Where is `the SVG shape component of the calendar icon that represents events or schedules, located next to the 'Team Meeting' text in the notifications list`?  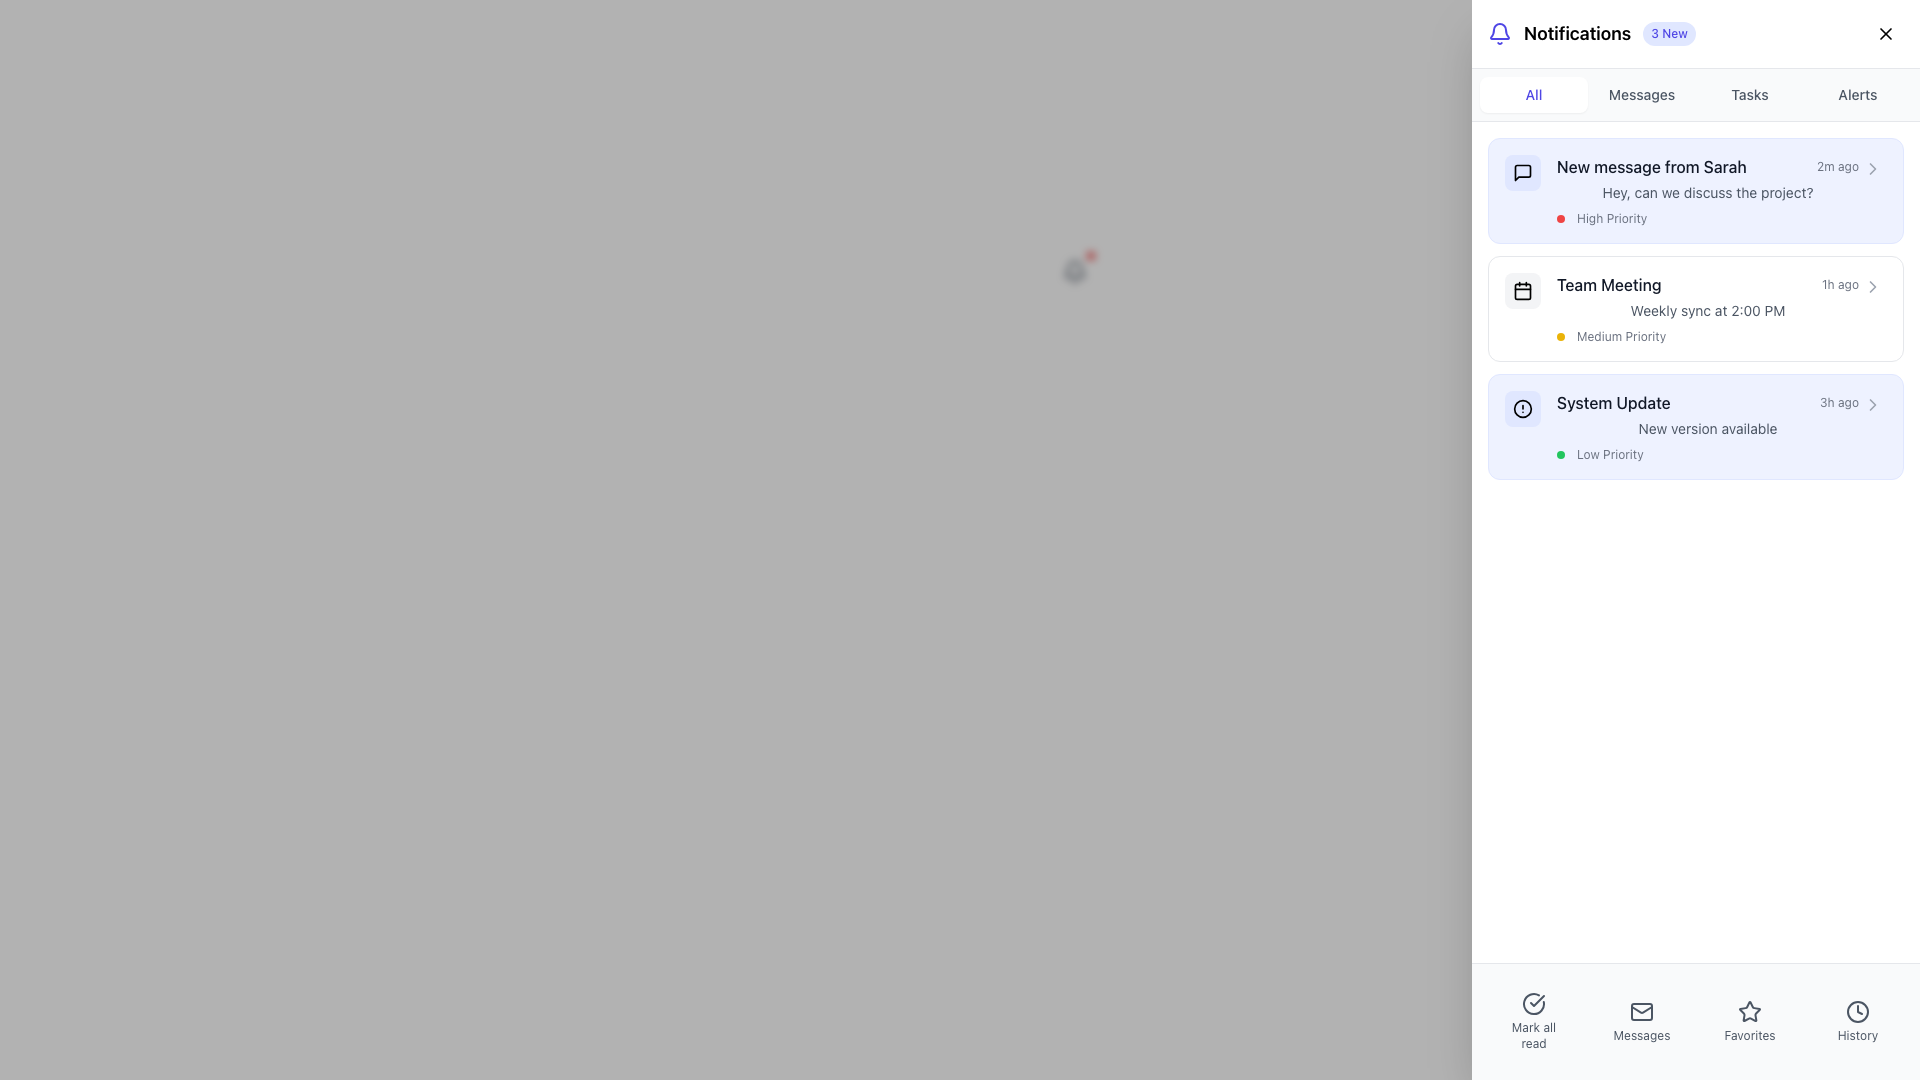
the SVG shape component of the calendar icon that represents events or schedules, located next to the 'Team Meeting' text in the notifications list is located at coordinates (1521, 290).